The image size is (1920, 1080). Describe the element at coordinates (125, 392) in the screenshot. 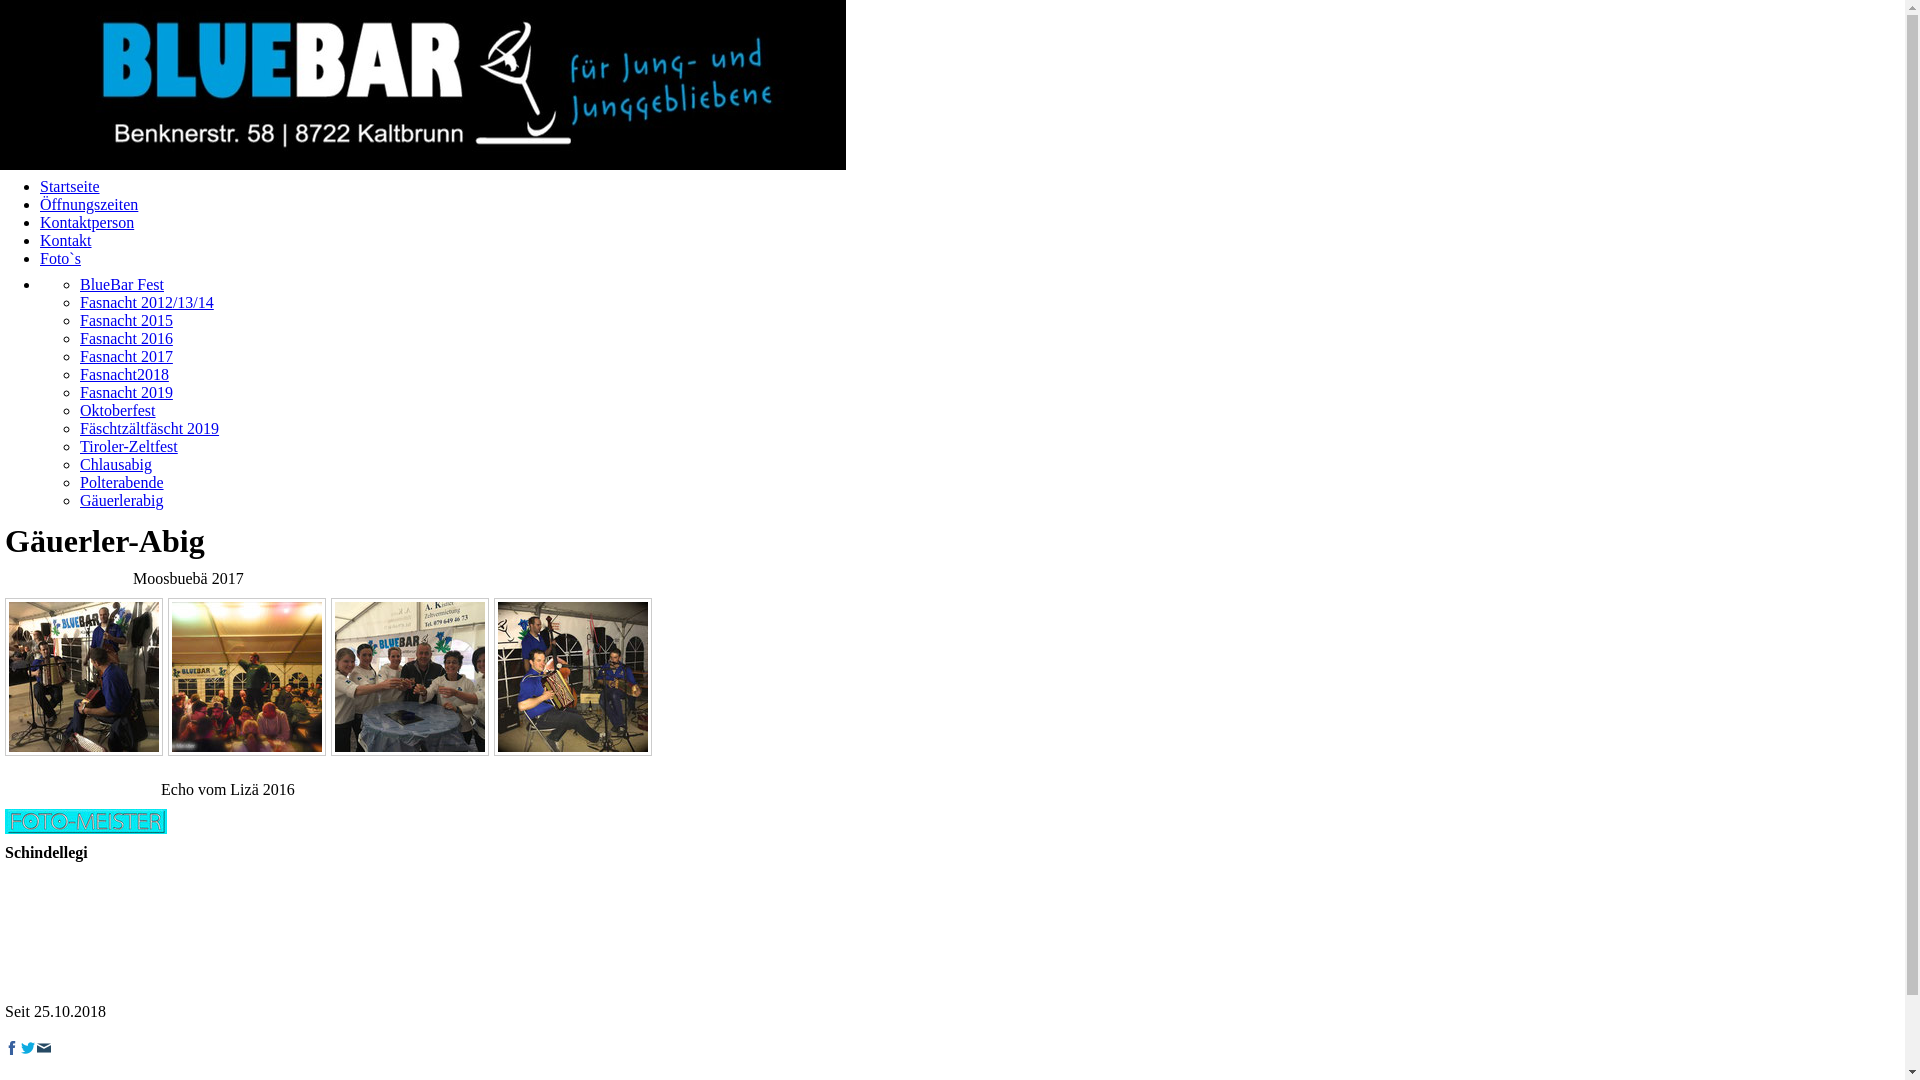

I see `'Fasnacht 2019'` at that location.